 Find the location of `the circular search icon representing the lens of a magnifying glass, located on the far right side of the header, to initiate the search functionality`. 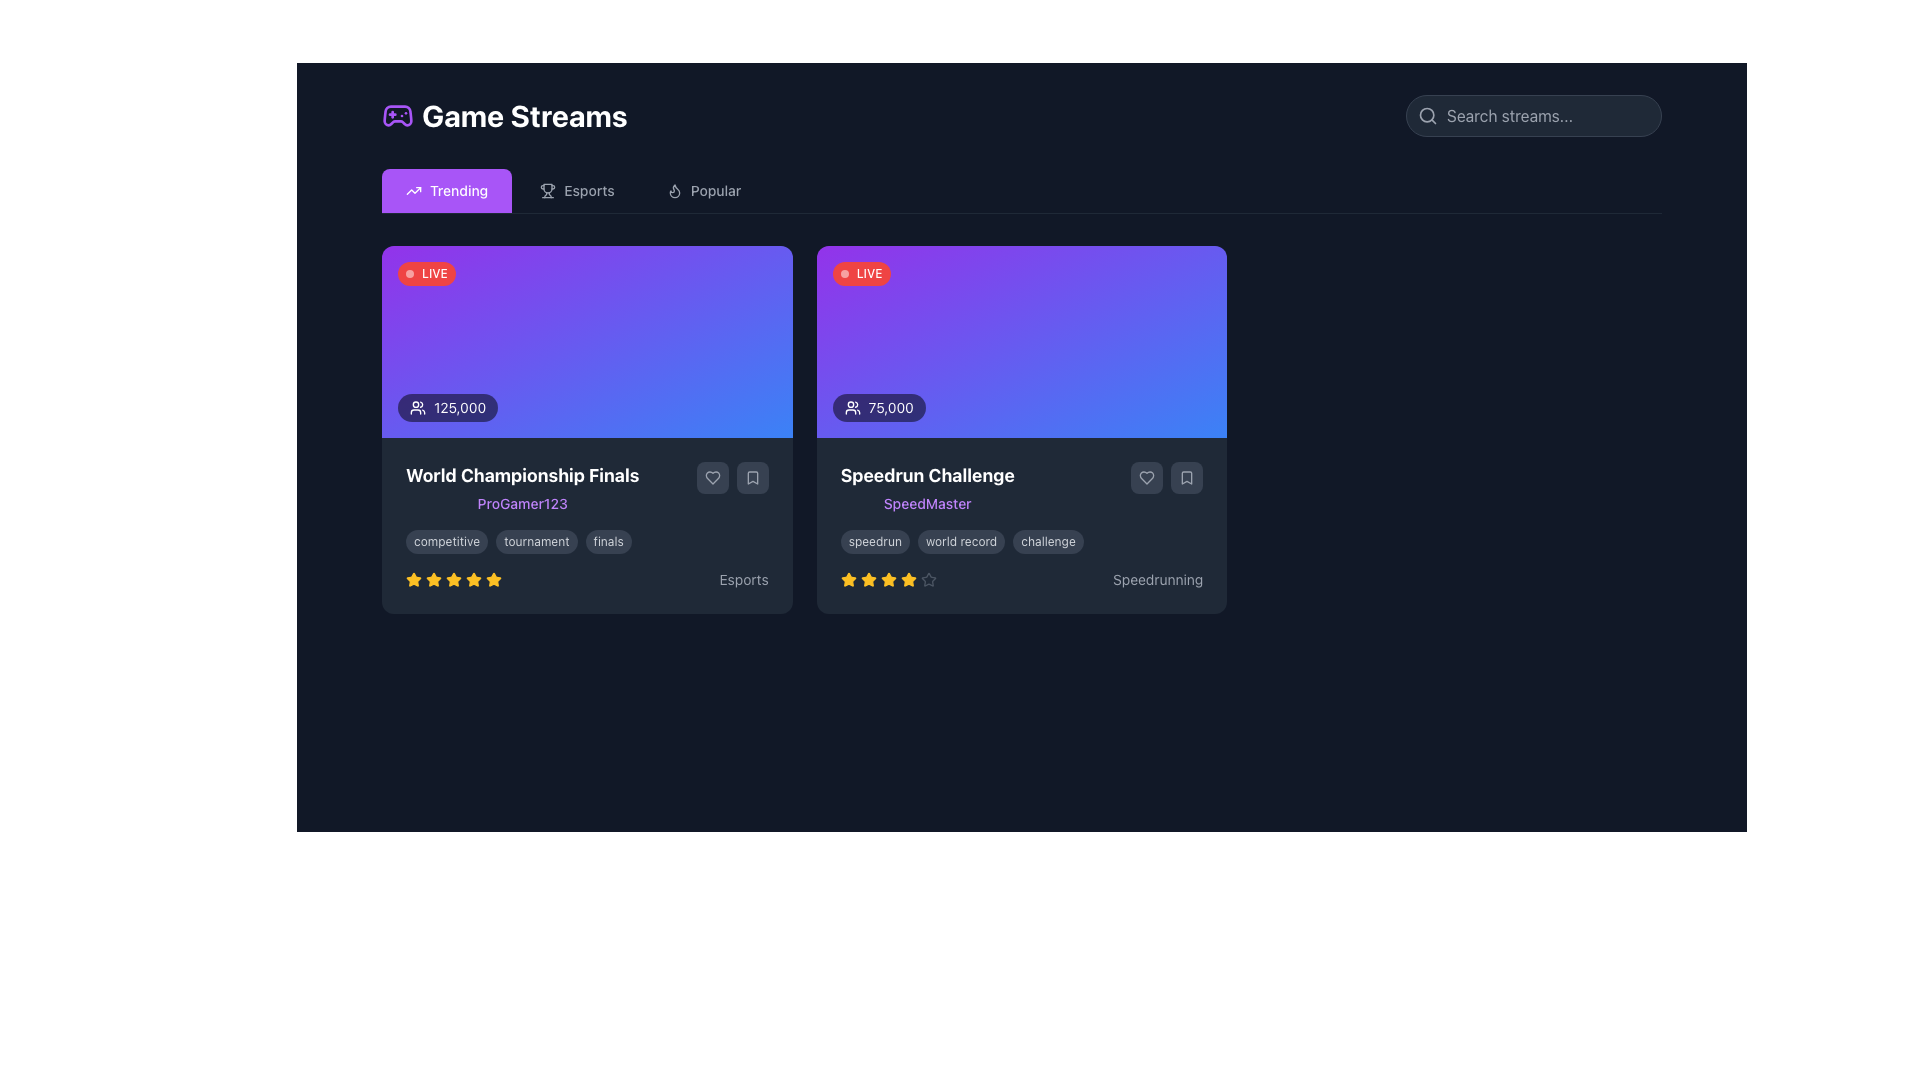

the circular search icon representing the lens of a magnifying glass, located on the far right side of the header, to initiate the search functionality is located at coordinates (1426, 115).